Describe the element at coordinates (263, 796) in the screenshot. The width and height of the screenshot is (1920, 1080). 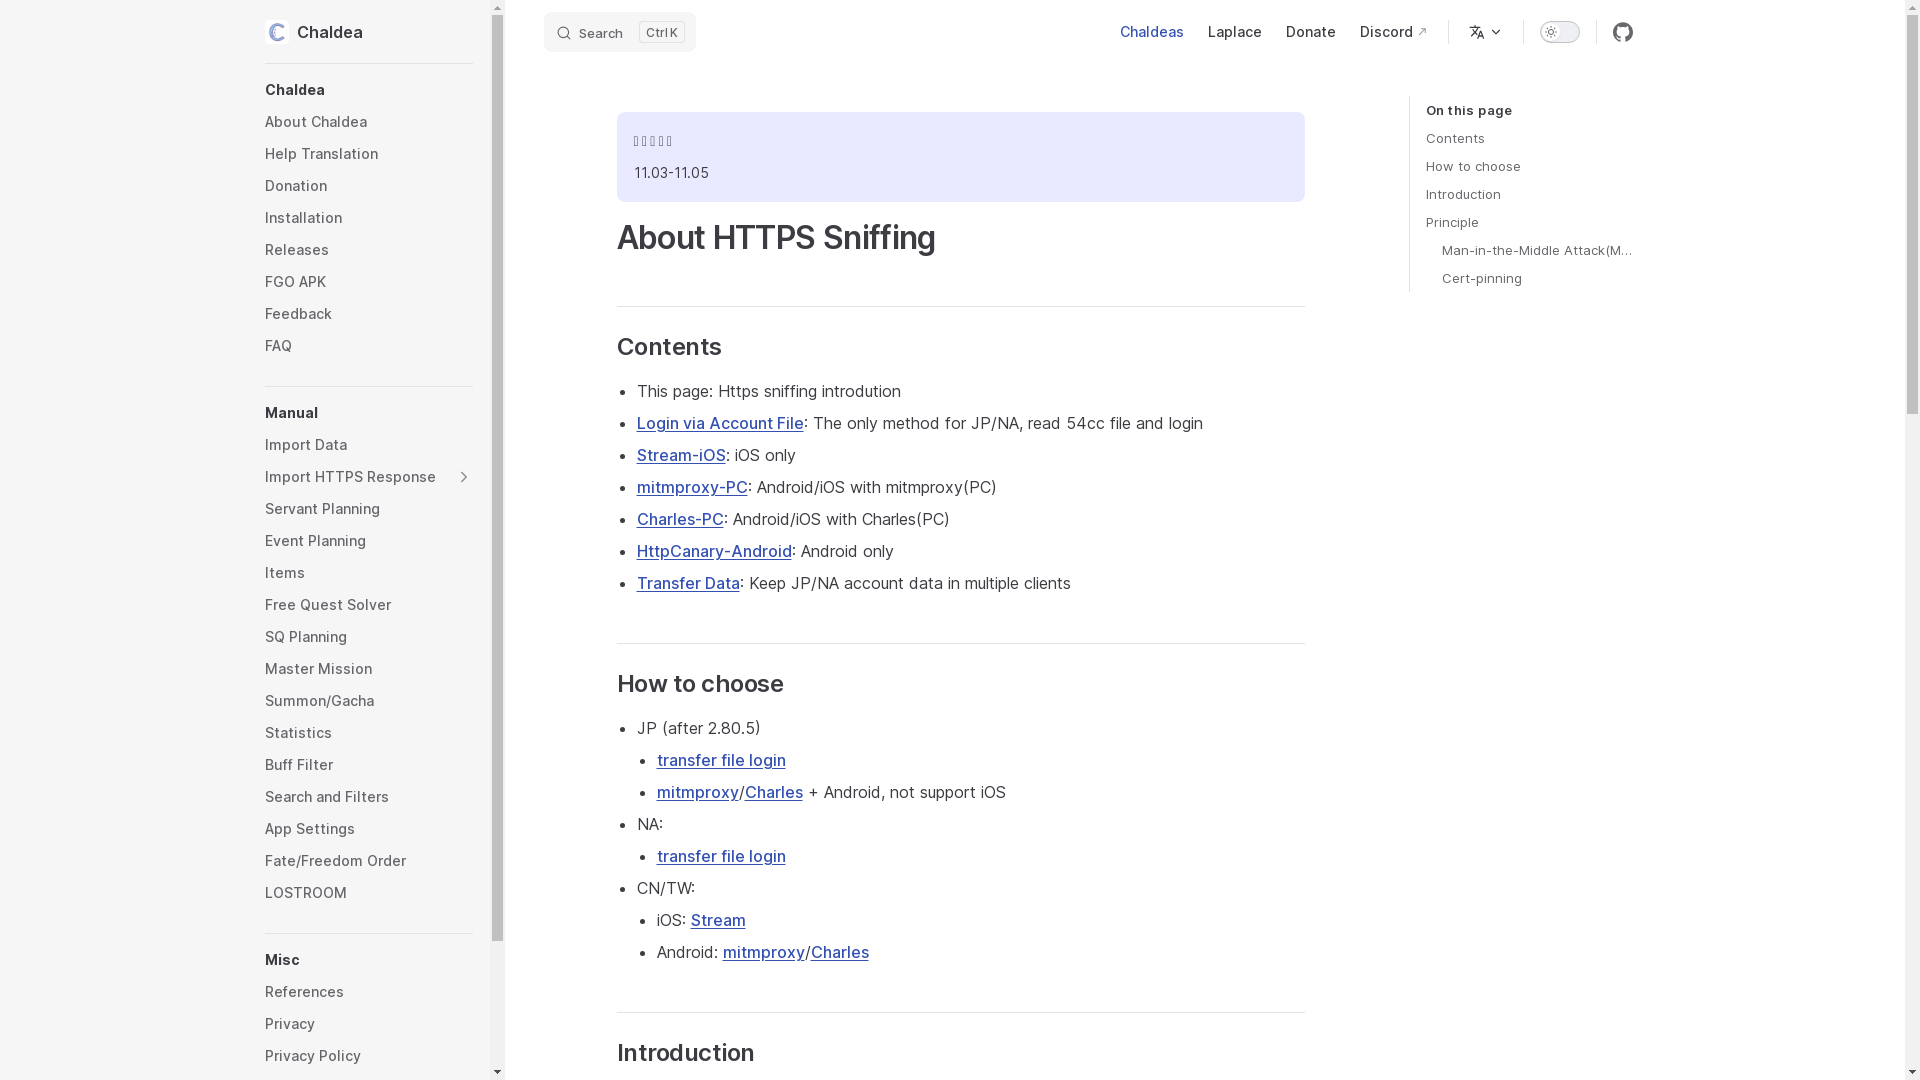
I see `'Search and Filters'` at that location.